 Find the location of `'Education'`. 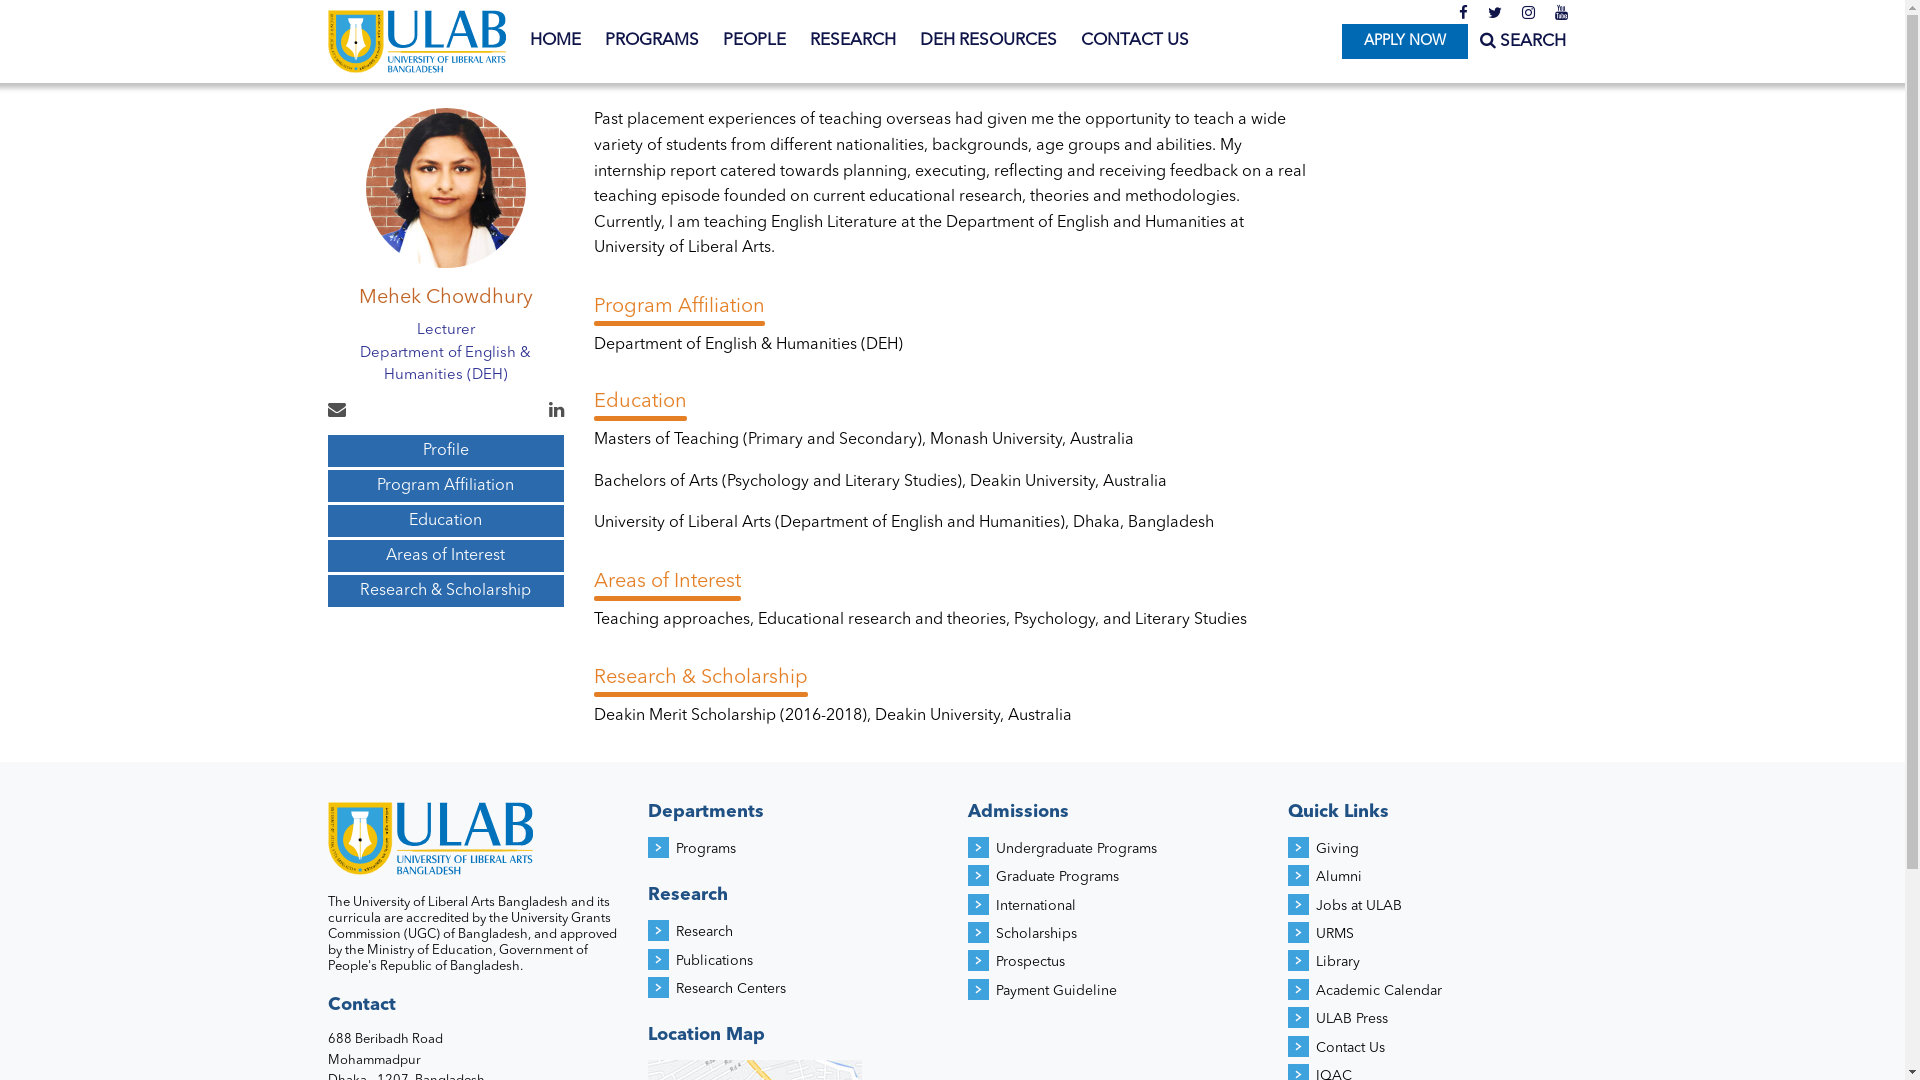

'Education' is located at coordinates (445, 519).